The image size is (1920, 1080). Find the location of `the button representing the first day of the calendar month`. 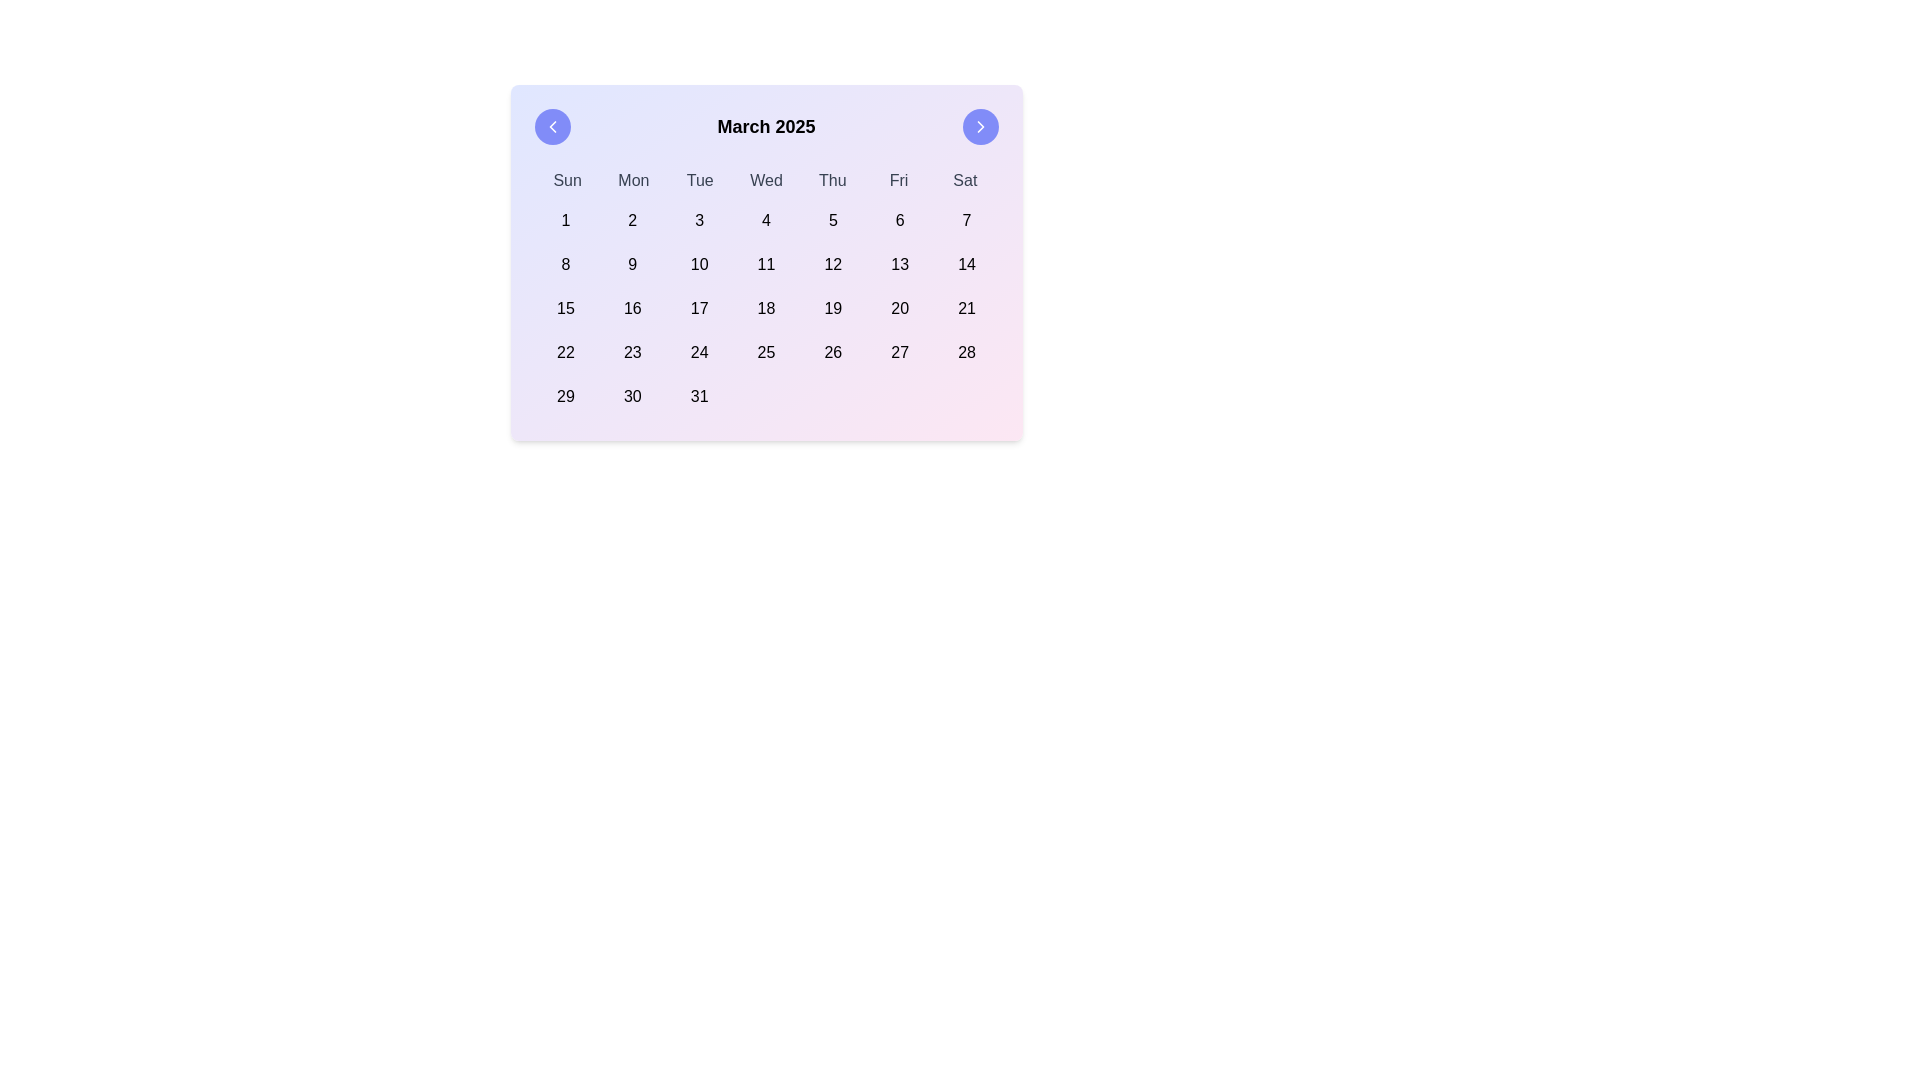

the button representing the first day of the calendar month is located at coordinates (564, 220).